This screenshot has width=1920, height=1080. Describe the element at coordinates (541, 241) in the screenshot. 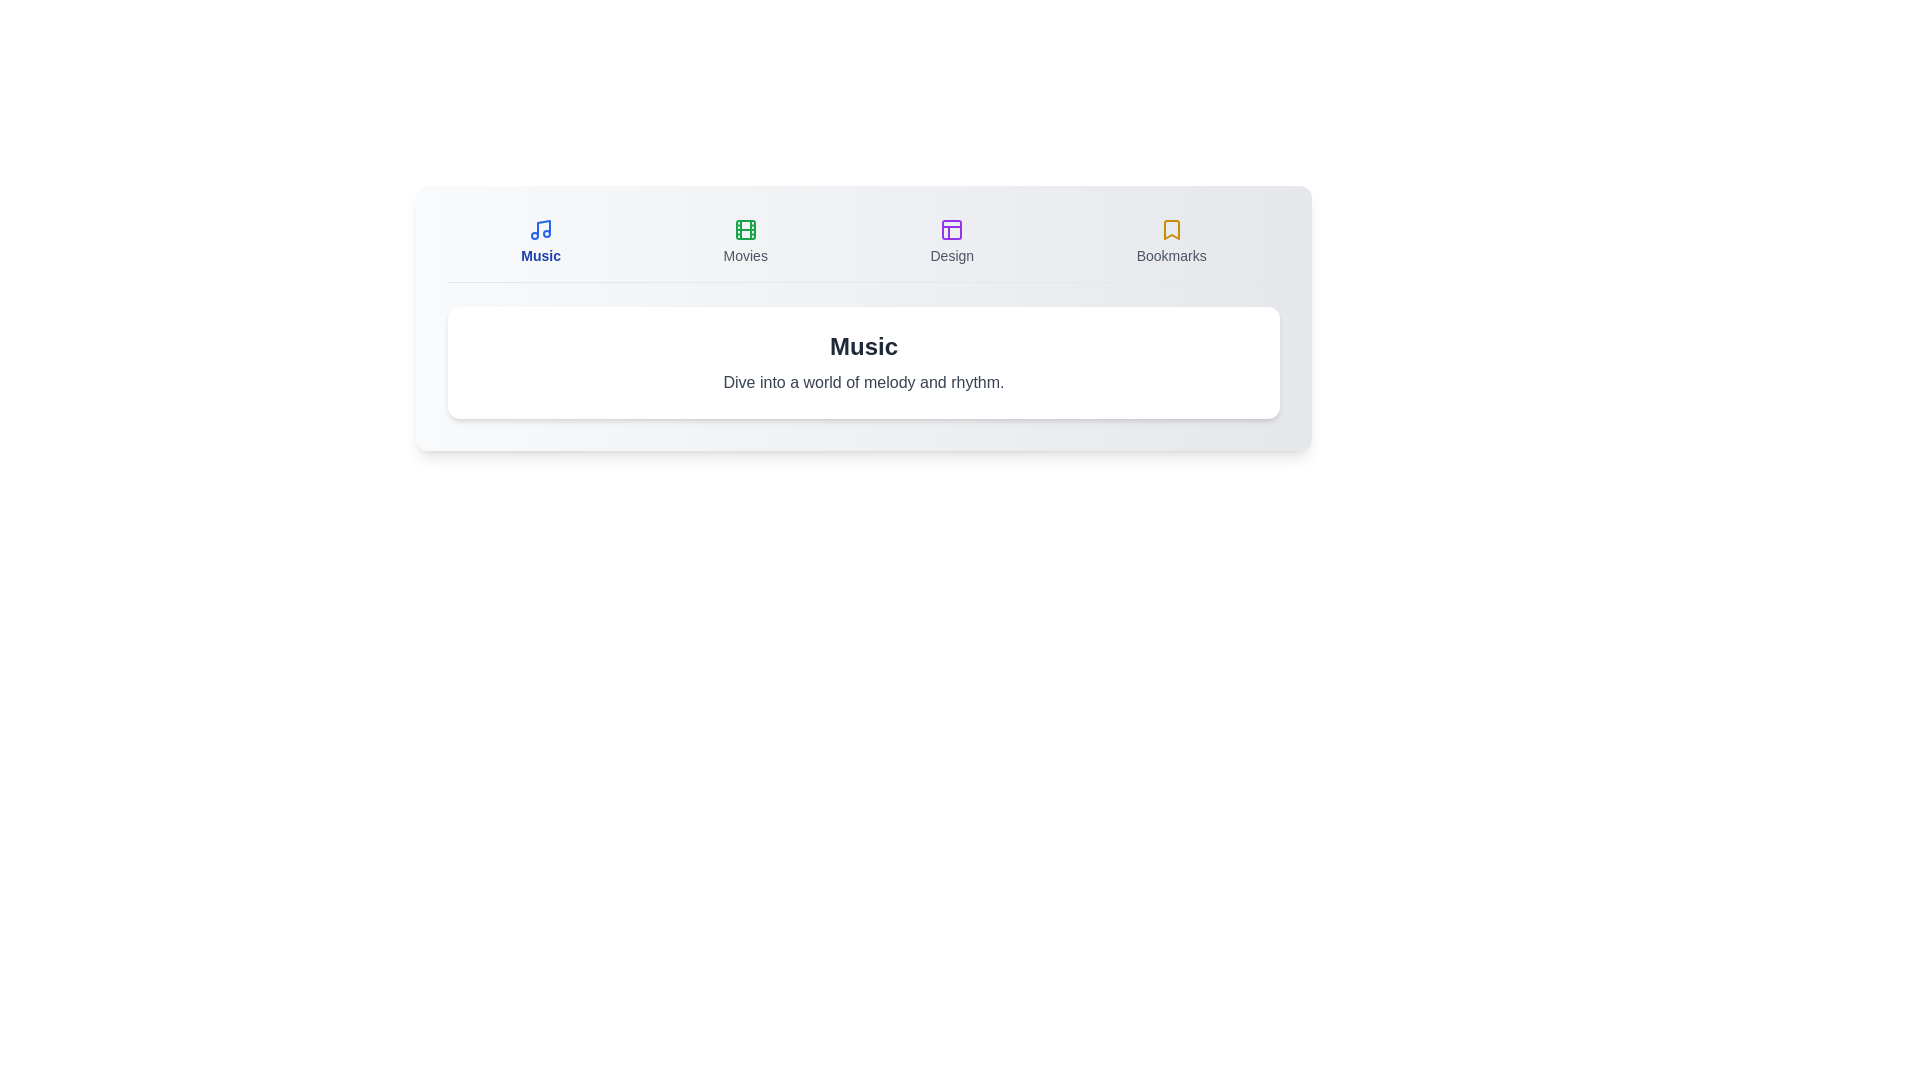

I see `the tab icon labeled Music` at that location.